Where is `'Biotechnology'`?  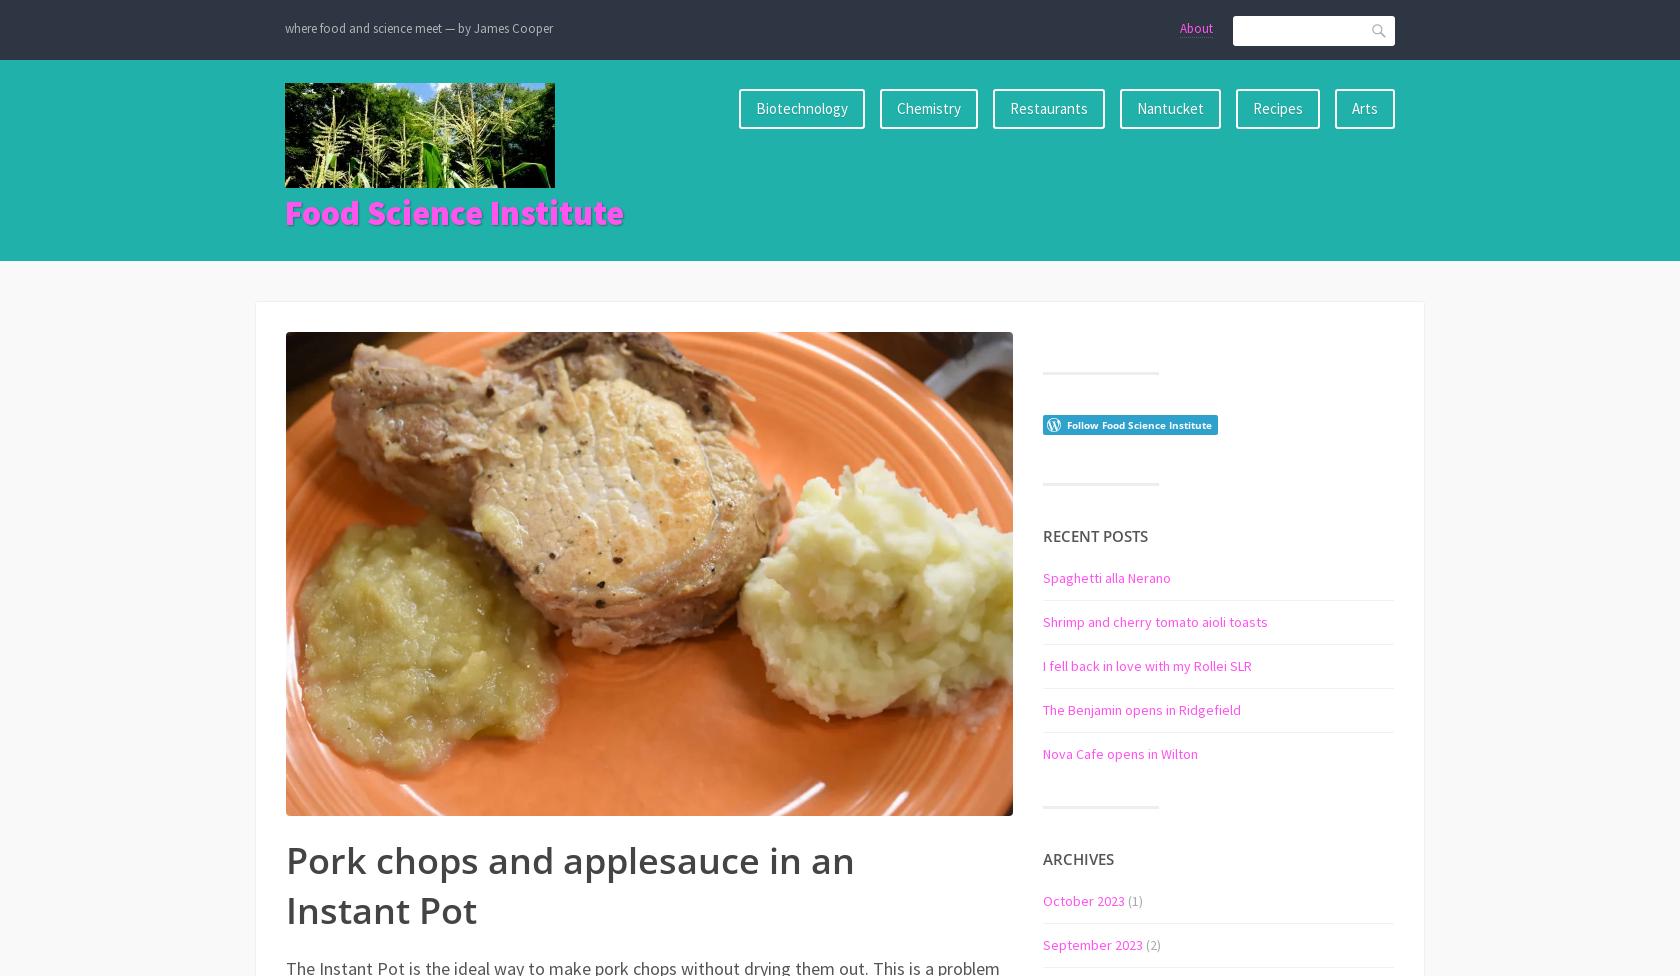 'Biotechnology' is located at coordinates (756, 107).